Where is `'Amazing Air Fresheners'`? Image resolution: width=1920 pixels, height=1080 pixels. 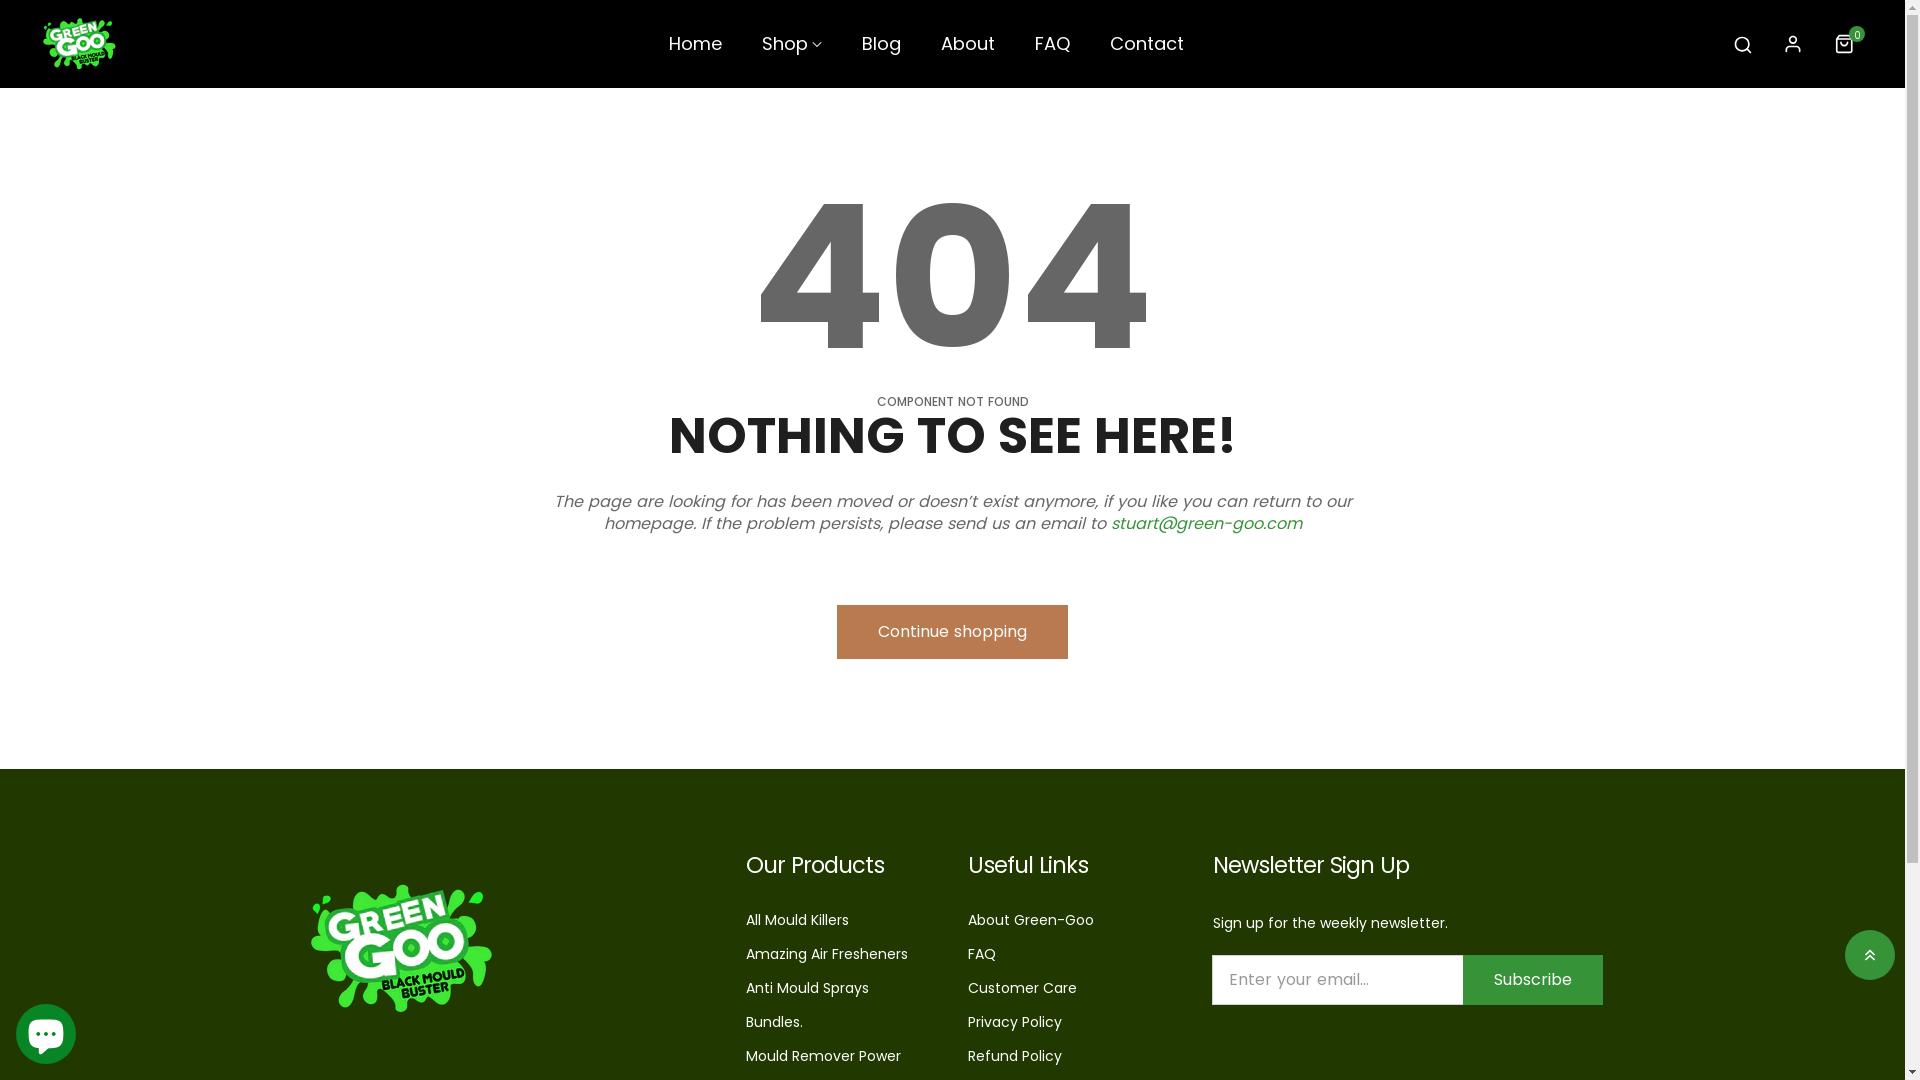
'Amazing Air Fresheners' is located at coordinates (826, 952).